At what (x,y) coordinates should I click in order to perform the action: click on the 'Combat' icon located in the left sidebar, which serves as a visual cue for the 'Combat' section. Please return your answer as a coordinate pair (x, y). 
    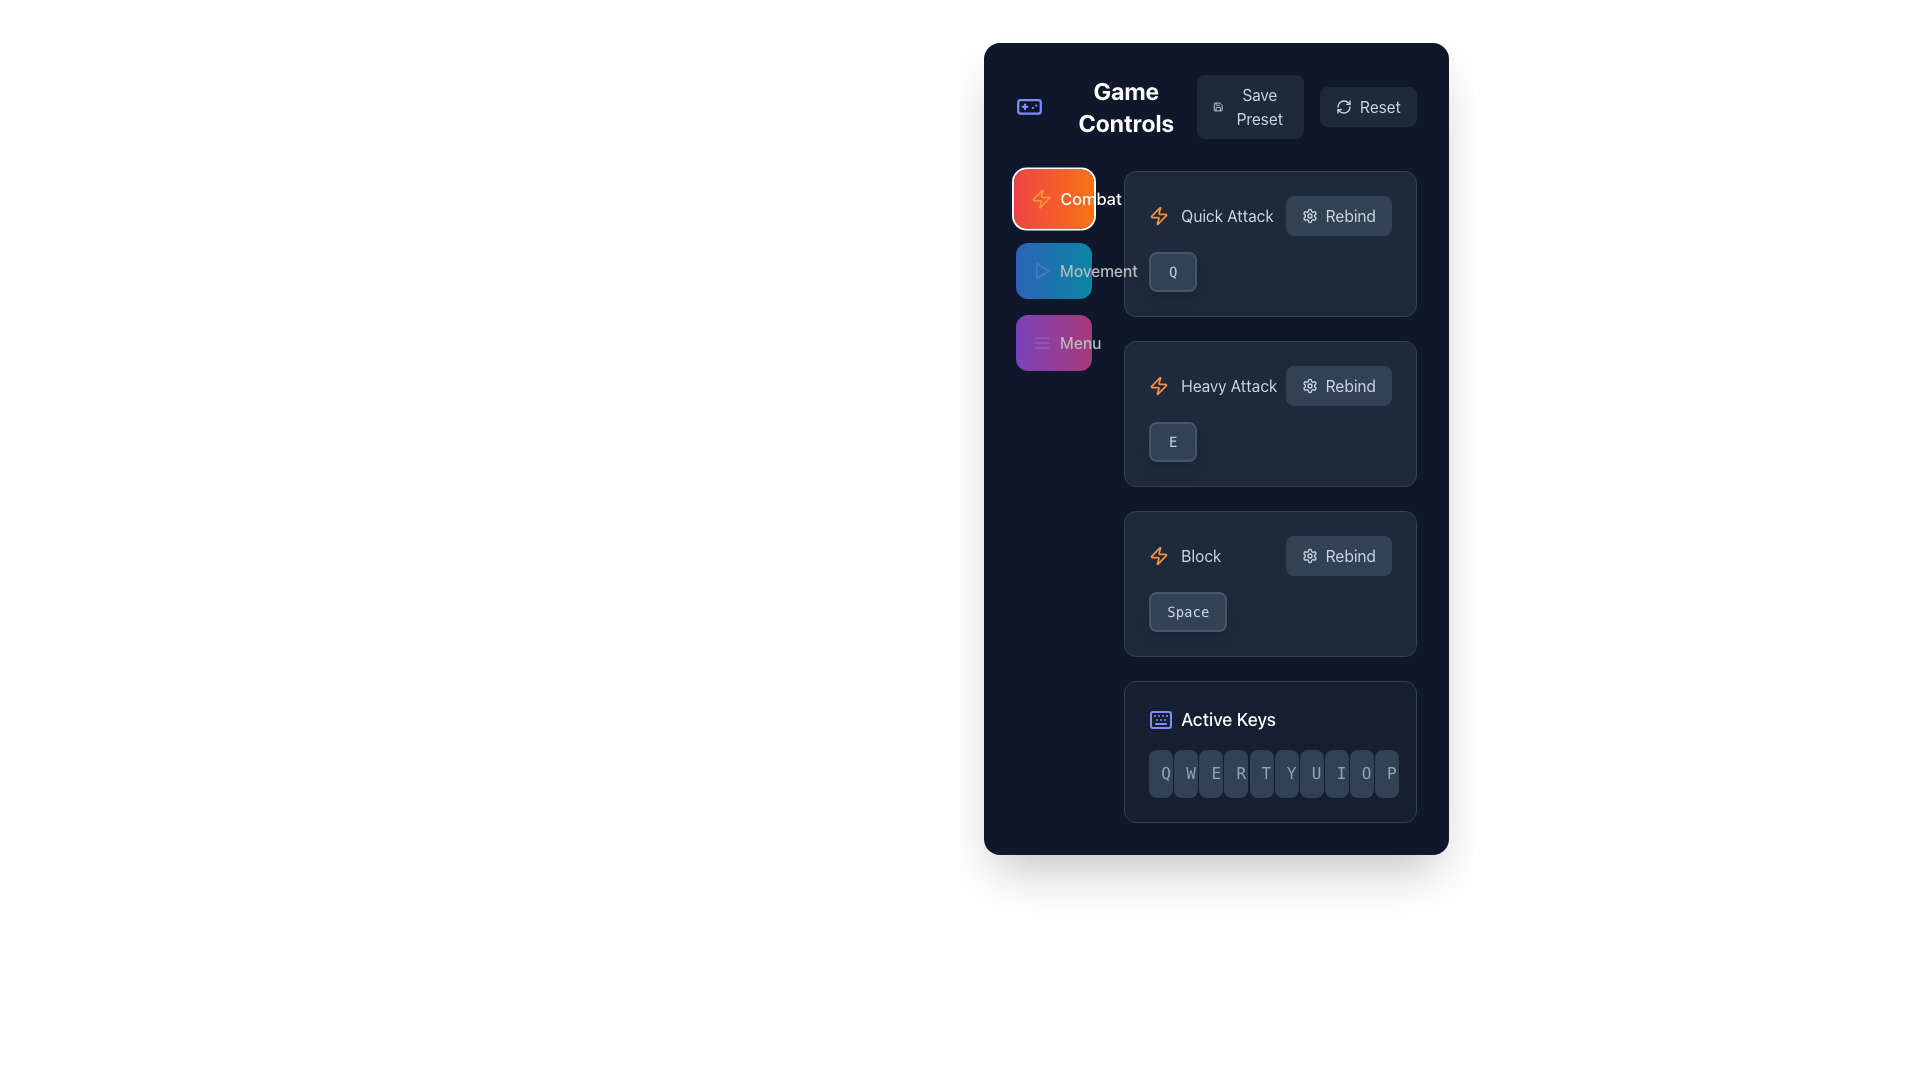
    Looking at the image, I should click on (1040, 199).